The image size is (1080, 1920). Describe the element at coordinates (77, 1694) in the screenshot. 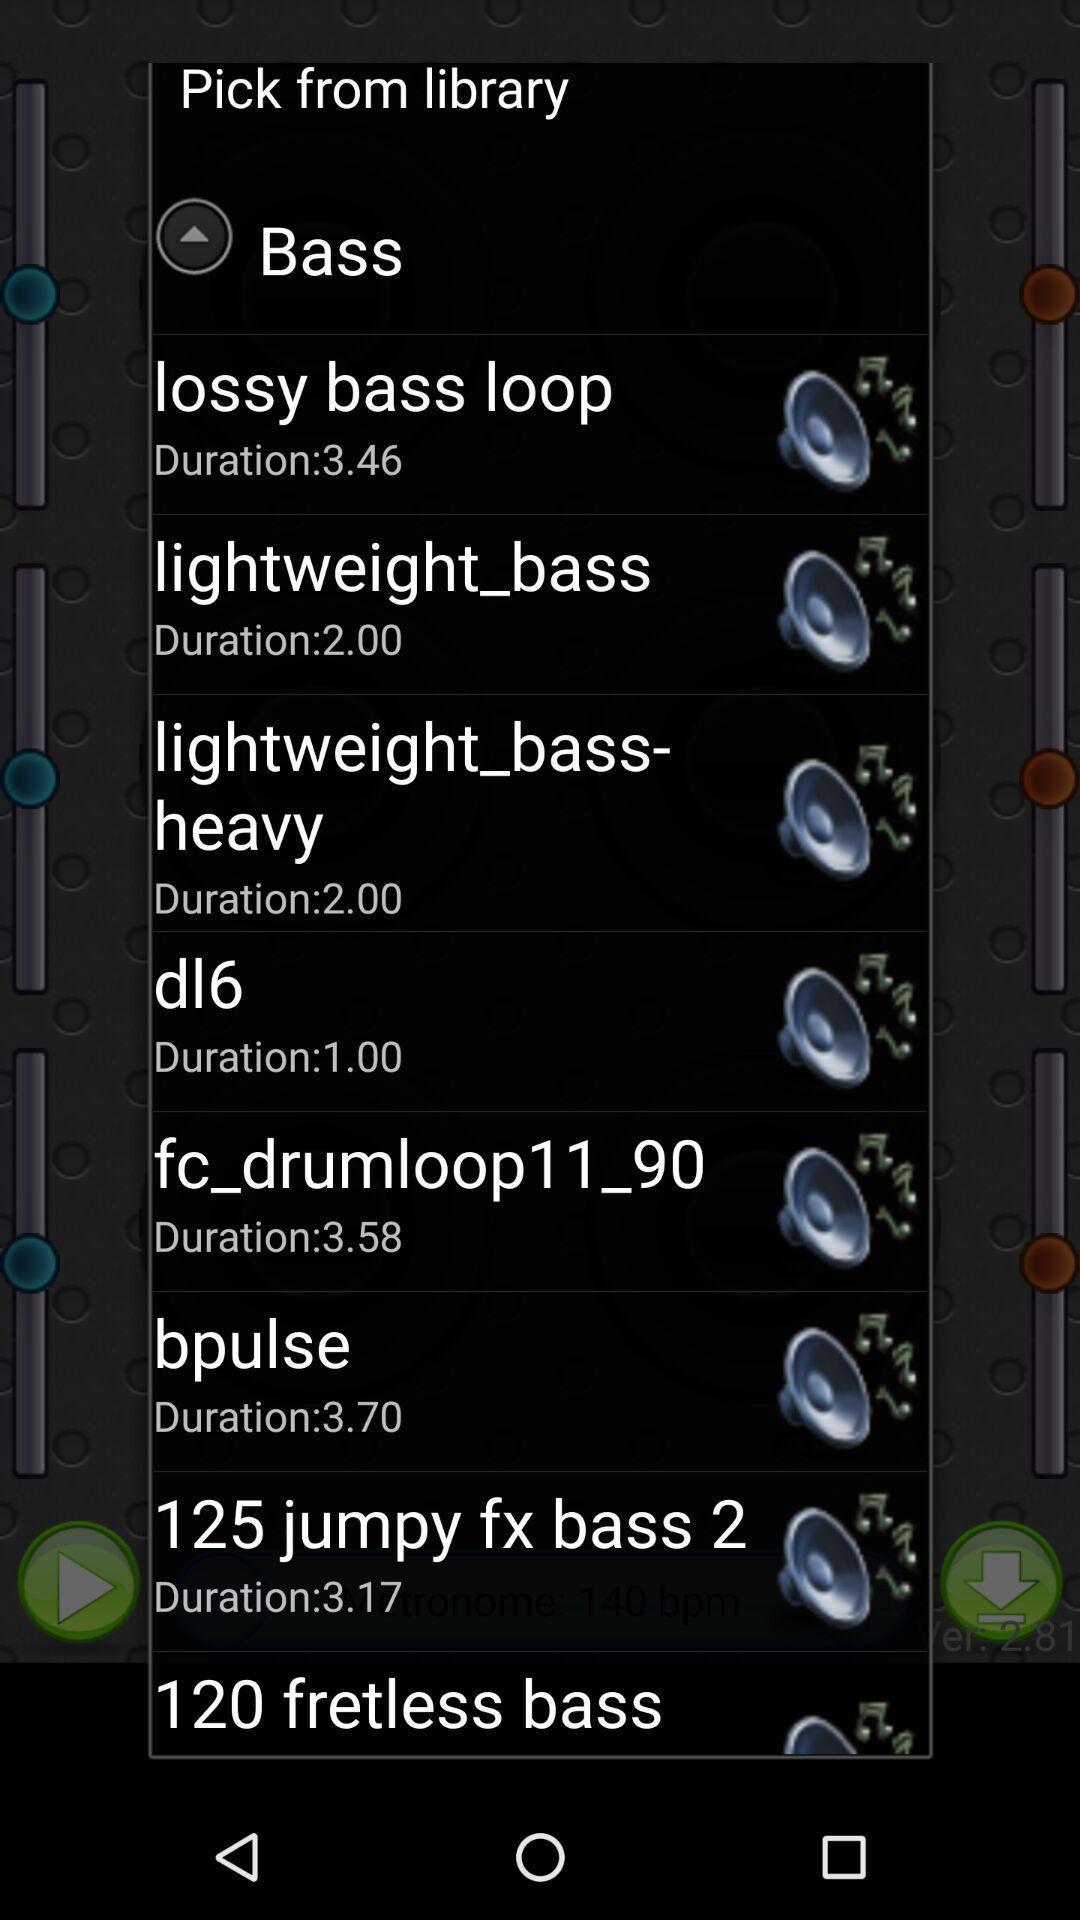

I see `the play icon` at that location.